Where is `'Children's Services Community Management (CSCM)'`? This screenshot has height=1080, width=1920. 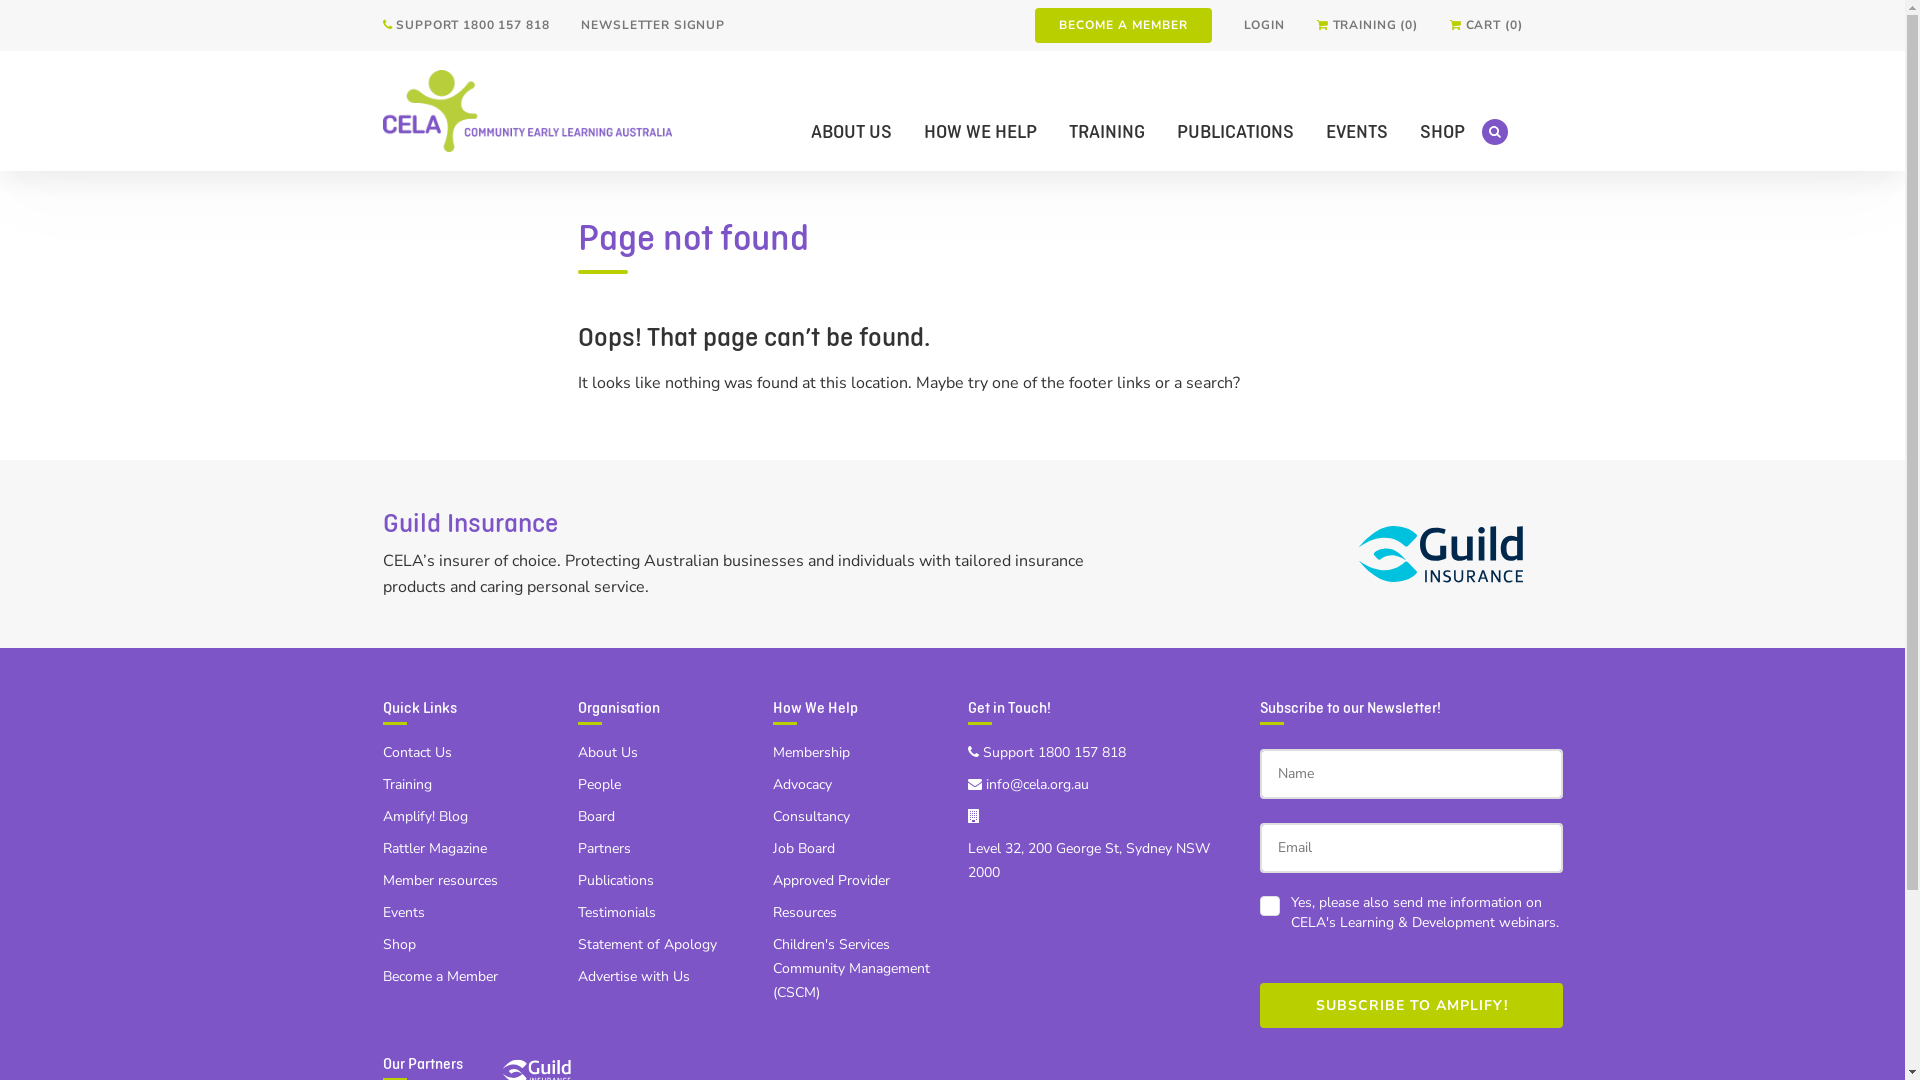
'Children's Services Community Management (CSCM)' is located at coordinates (850, 967).